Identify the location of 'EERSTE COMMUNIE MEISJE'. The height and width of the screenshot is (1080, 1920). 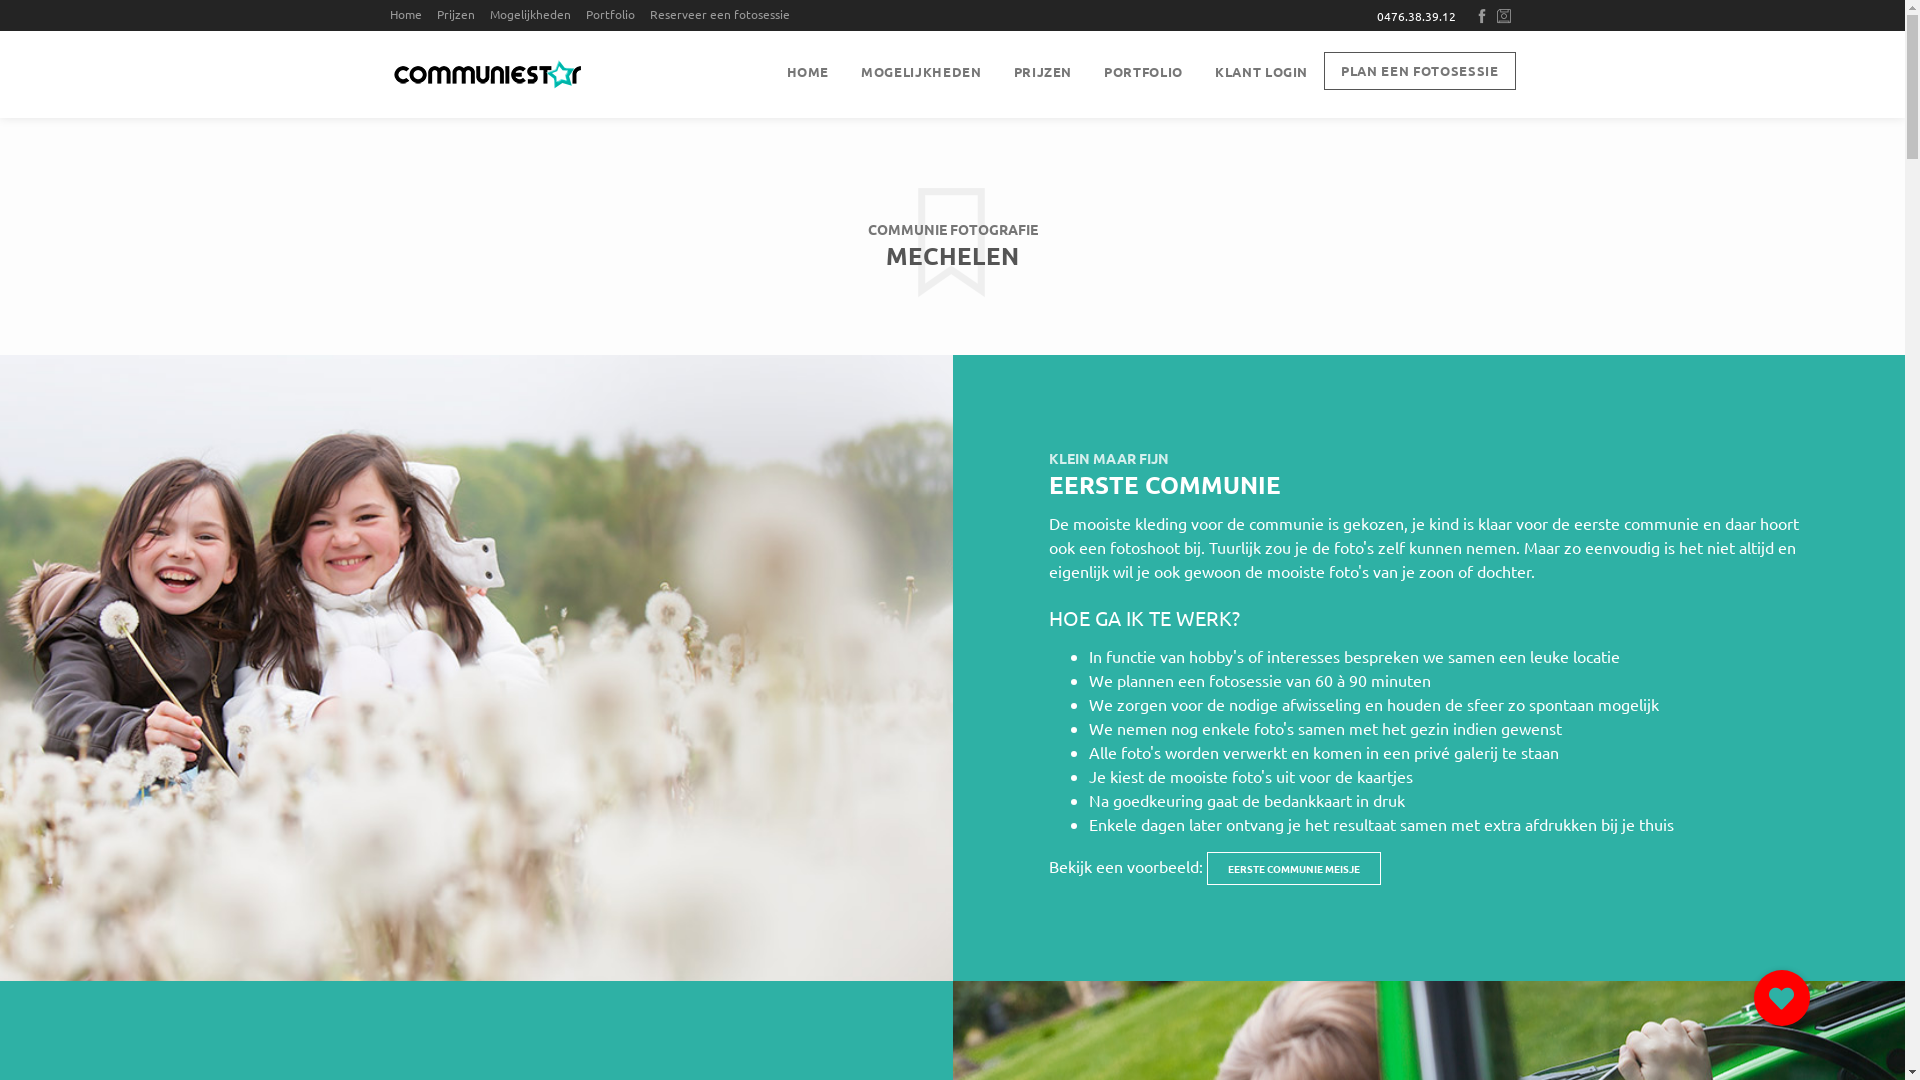
(1292, 867).